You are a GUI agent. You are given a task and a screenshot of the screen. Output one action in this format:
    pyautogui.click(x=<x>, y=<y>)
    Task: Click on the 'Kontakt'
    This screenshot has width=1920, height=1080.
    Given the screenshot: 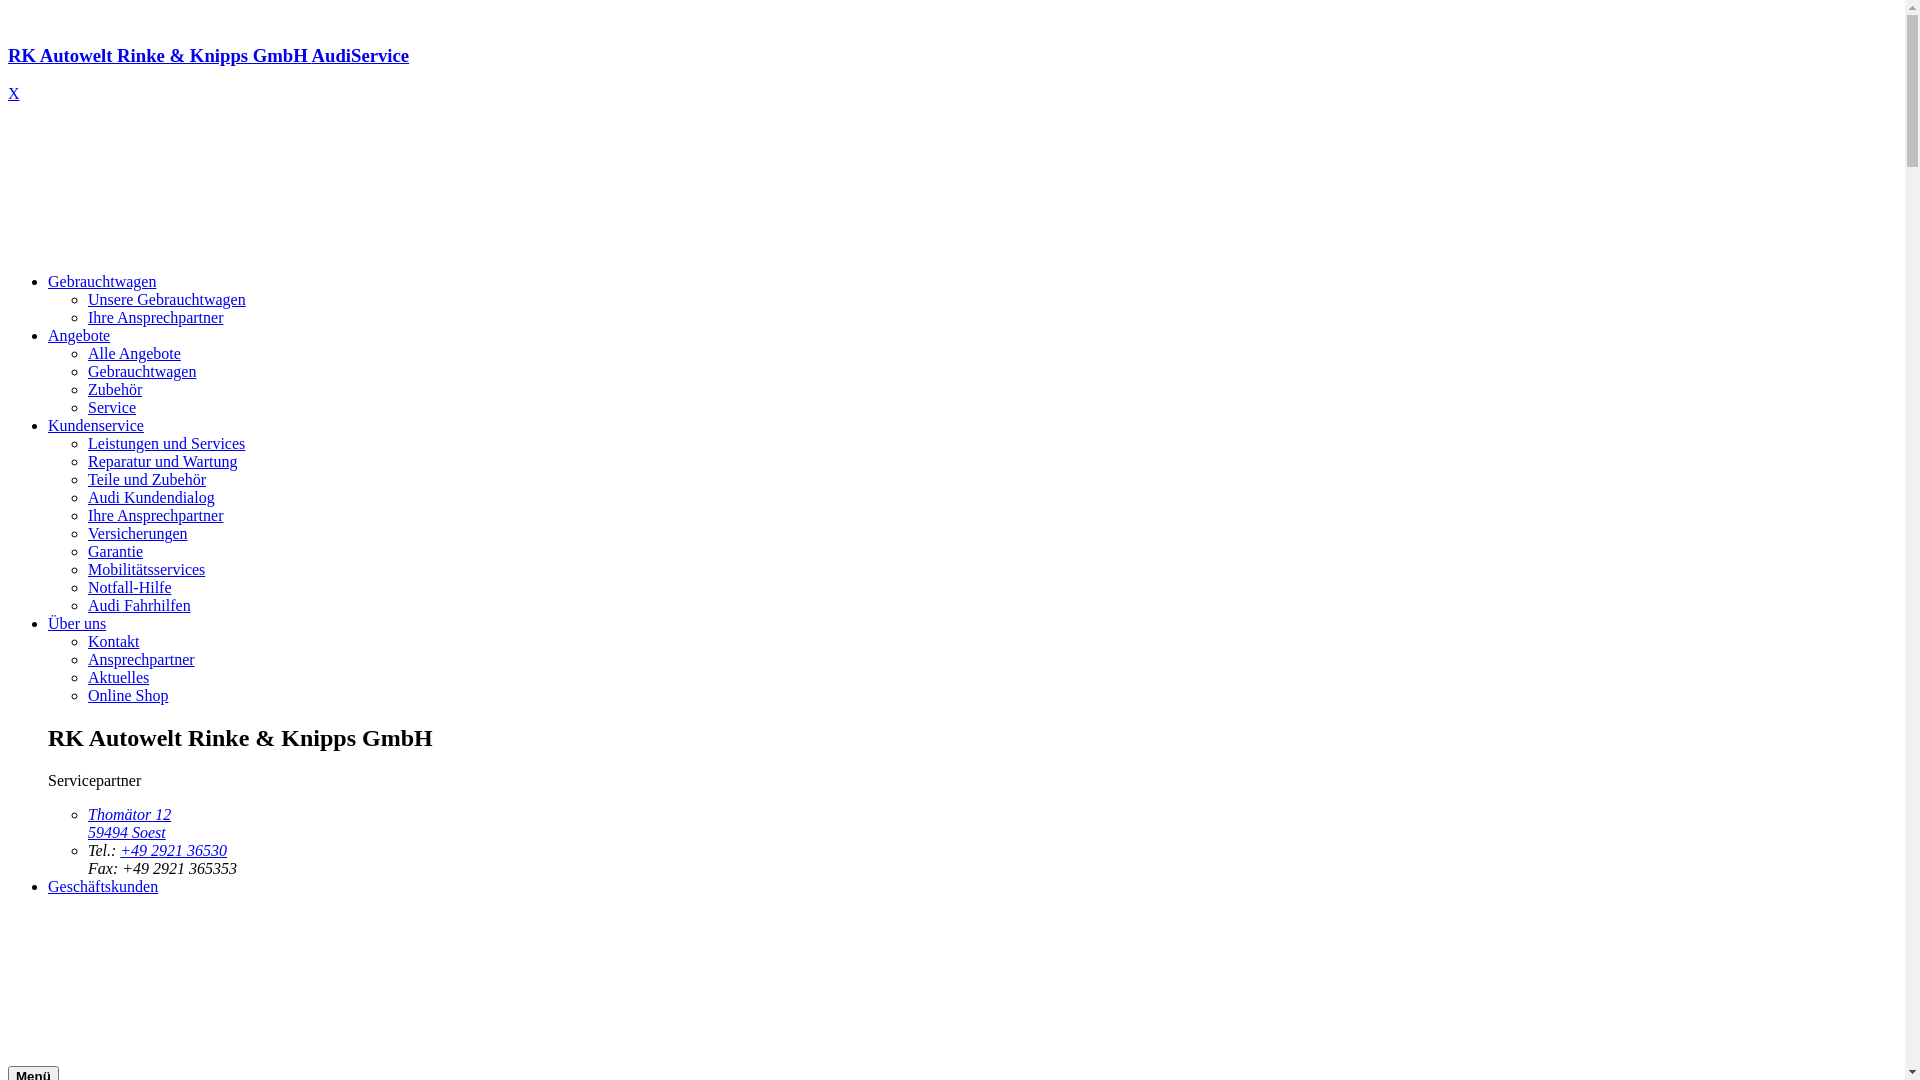 What is the action you would take?
    pyautogui.click(x=113, y=641)
    